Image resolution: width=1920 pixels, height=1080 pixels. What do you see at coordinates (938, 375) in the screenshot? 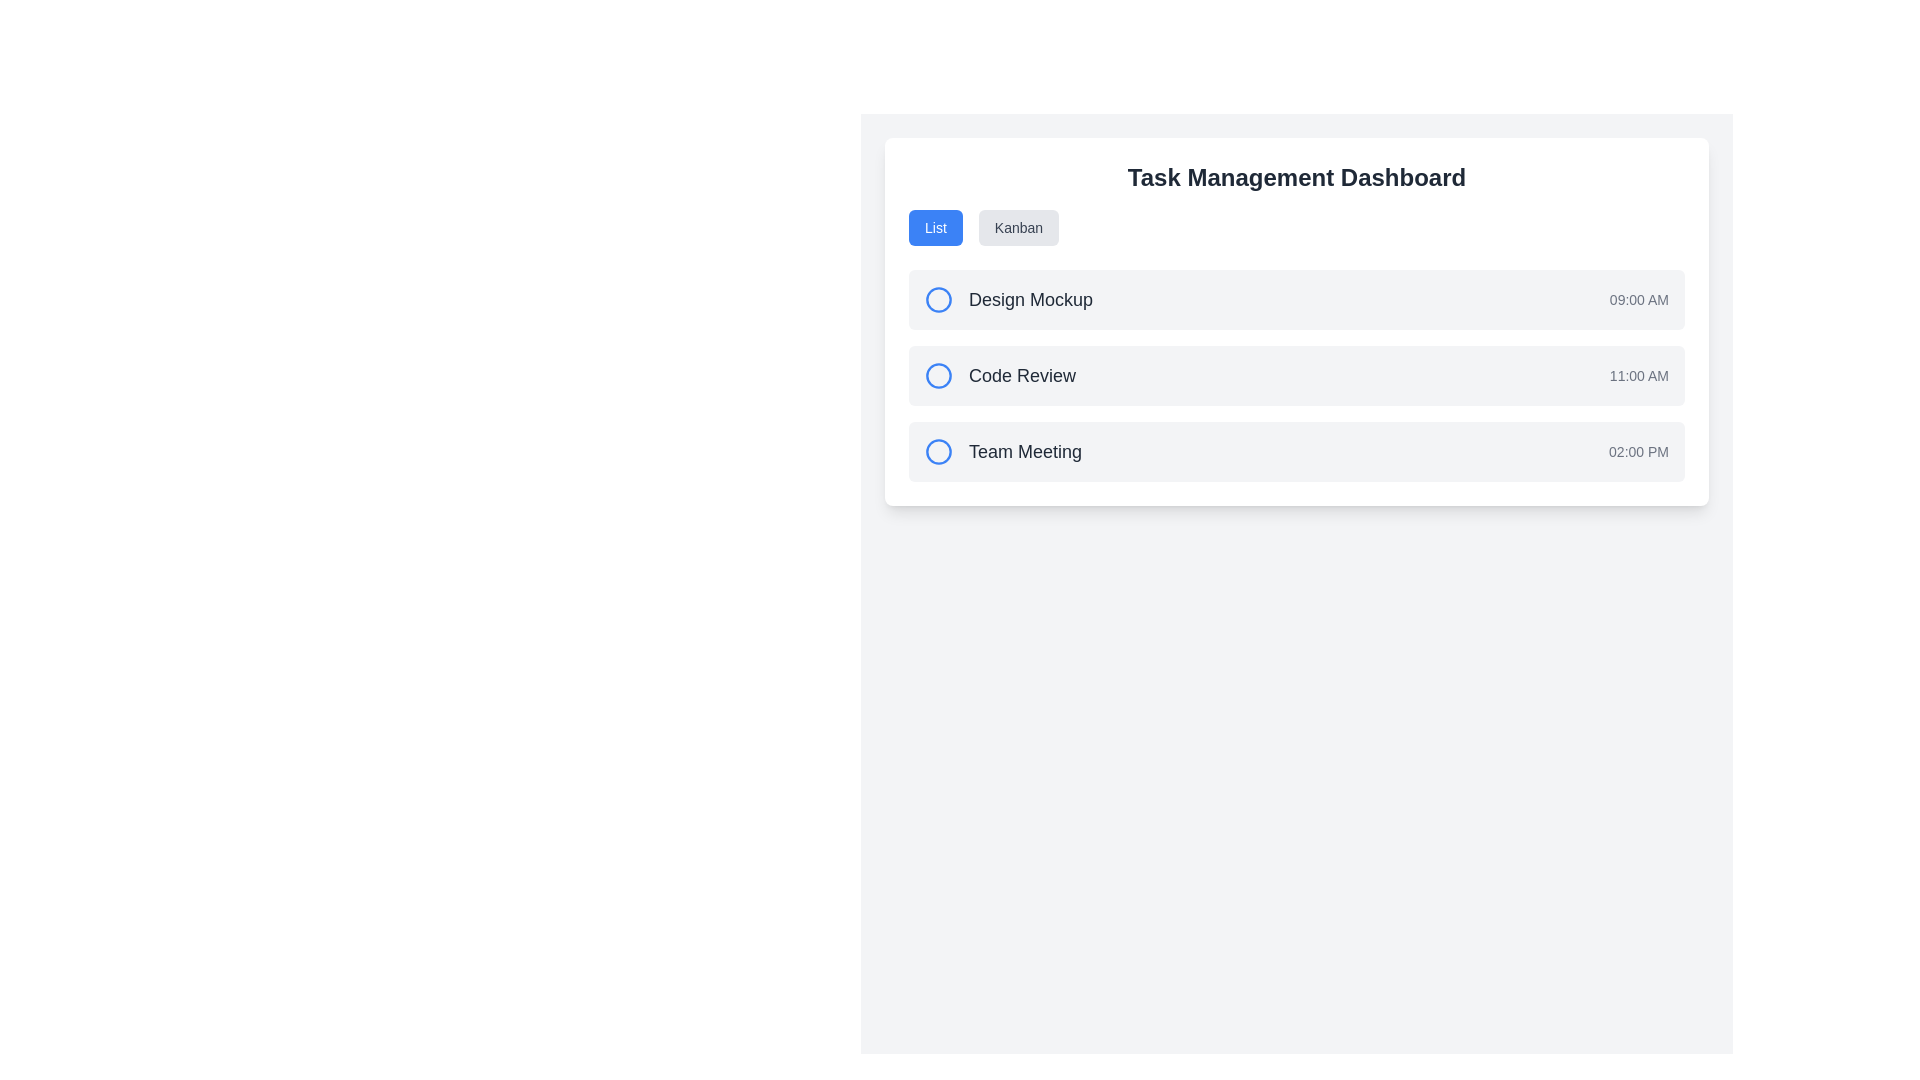
I see `the circular selection indicator for the 'Code Review' task in the task list, which is unselected and has a blue border and white fill` at bounding box center [938, 375].